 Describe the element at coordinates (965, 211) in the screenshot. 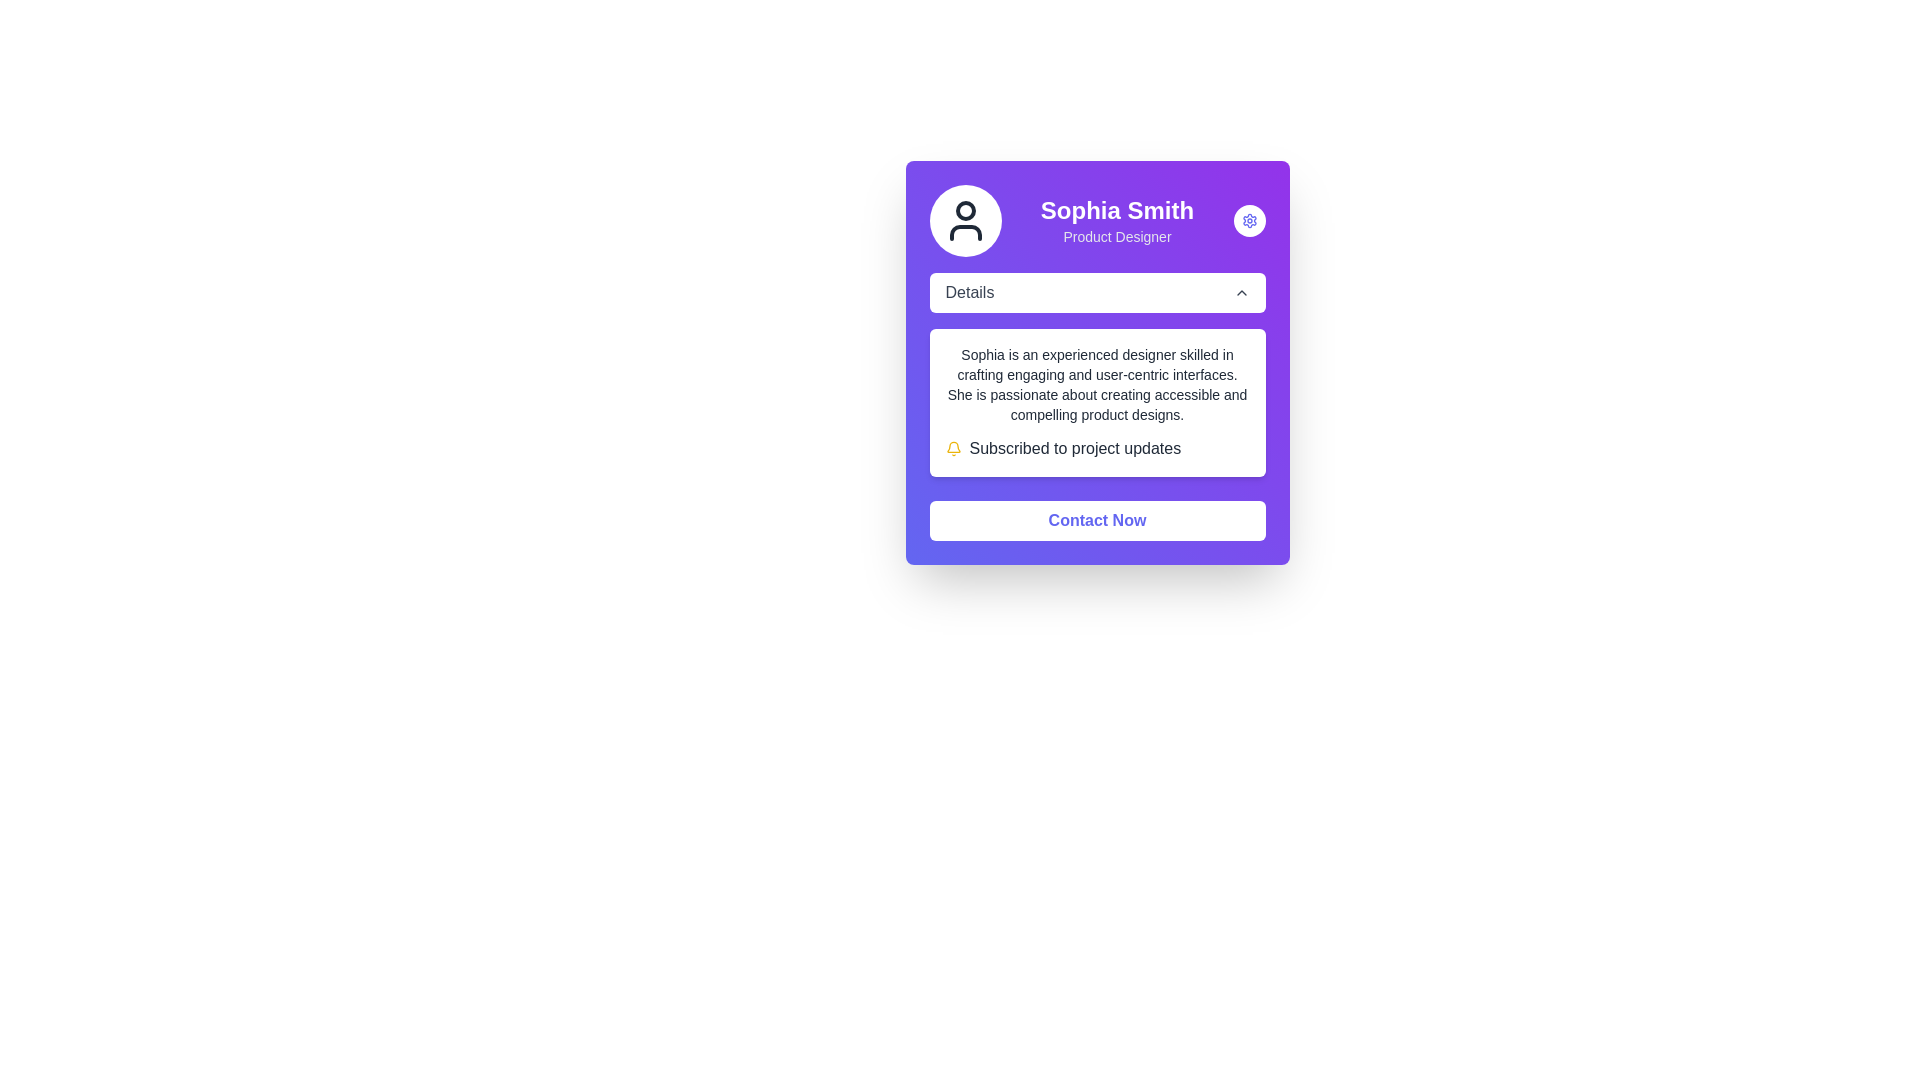

I see `the uppermost circular part of the user profile icon, which has a black border and a transparent interior, located adjacent to the name 'Sophia Smith' and her title 'Product Designer'` at that location.